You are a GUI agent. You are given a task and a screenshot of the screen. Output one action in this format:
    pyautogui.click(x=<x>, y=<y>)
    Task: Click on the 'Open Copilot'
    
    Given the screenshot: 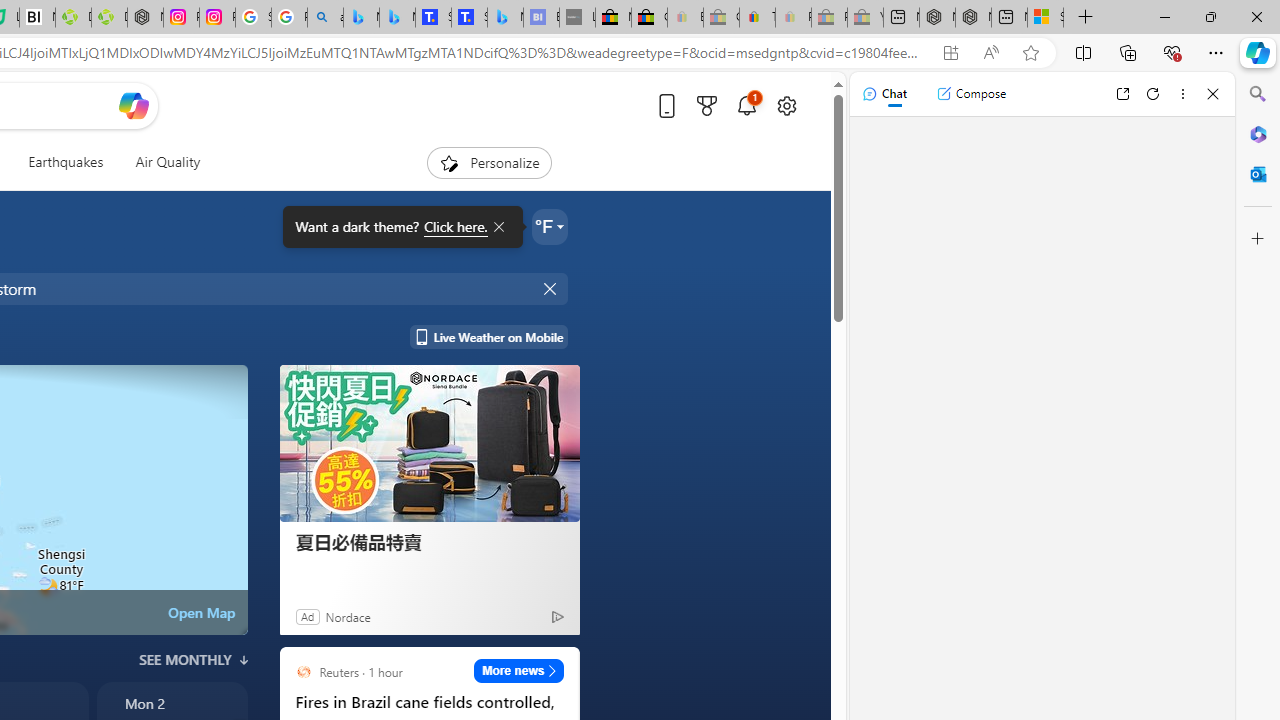 What is the action you would take?
    pyautogui.click(x=132, y=105)
    